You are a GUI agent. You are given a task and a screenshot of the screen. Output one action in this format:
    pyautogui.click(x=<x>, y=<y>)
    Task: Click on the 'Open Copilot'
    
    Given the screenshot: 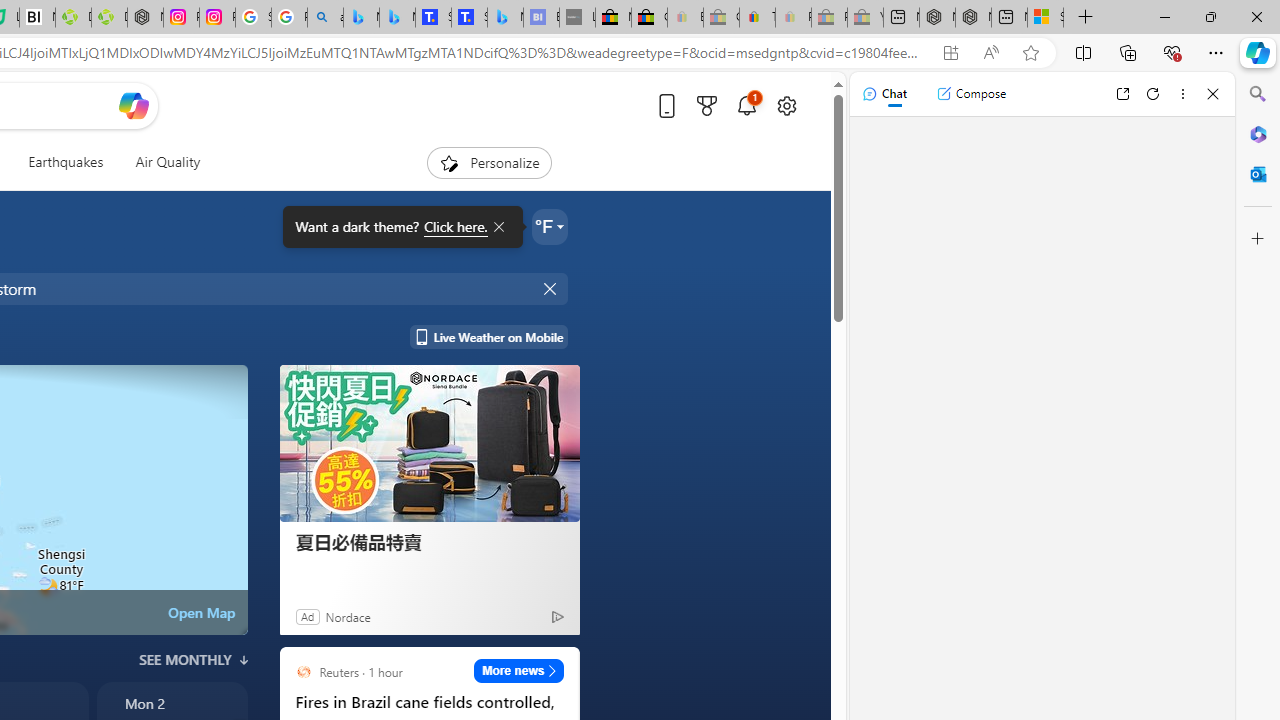 What is the action you would take?
    pyautogui.click(x=132, y=105)
    